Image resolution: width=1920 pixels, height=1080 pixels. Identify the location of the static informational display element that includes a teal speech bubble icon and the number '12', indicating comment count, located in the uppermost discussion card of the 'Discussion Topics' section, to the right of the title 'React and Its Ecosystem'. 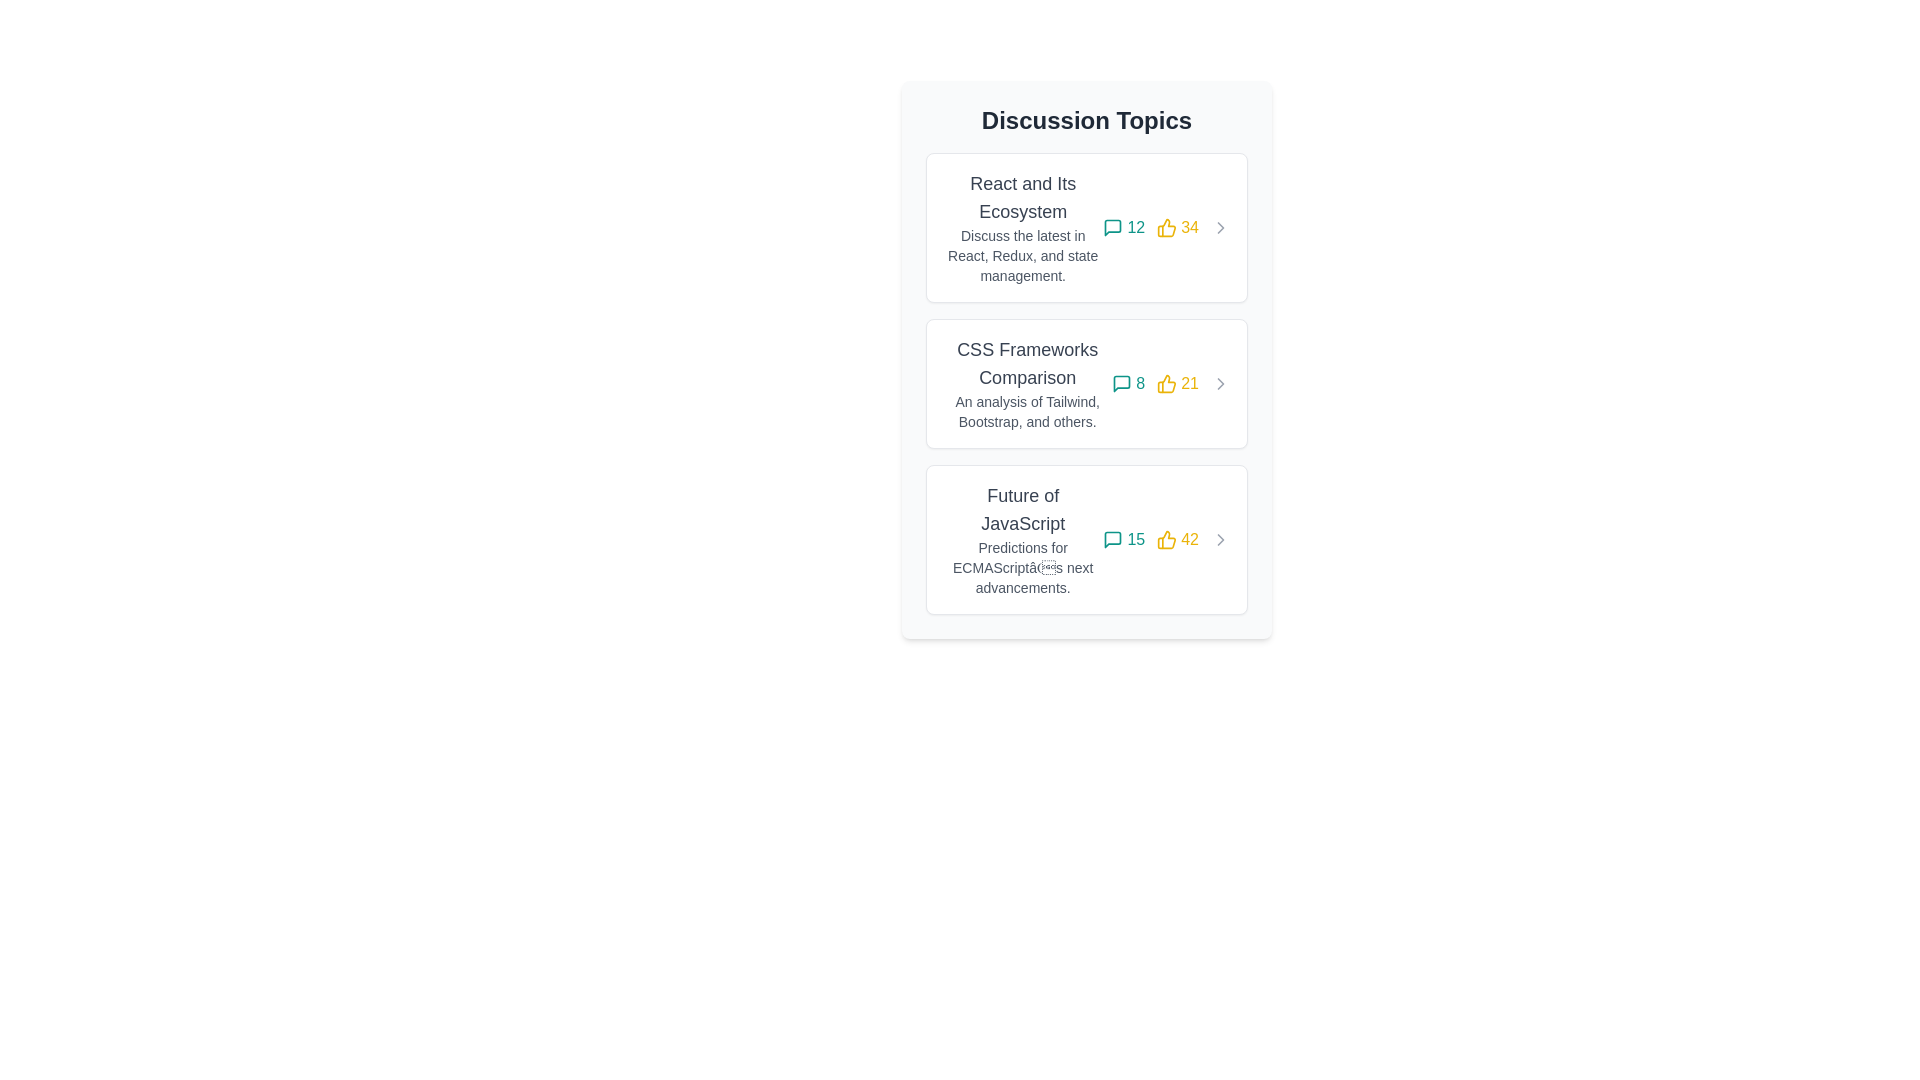
(1124, 226).